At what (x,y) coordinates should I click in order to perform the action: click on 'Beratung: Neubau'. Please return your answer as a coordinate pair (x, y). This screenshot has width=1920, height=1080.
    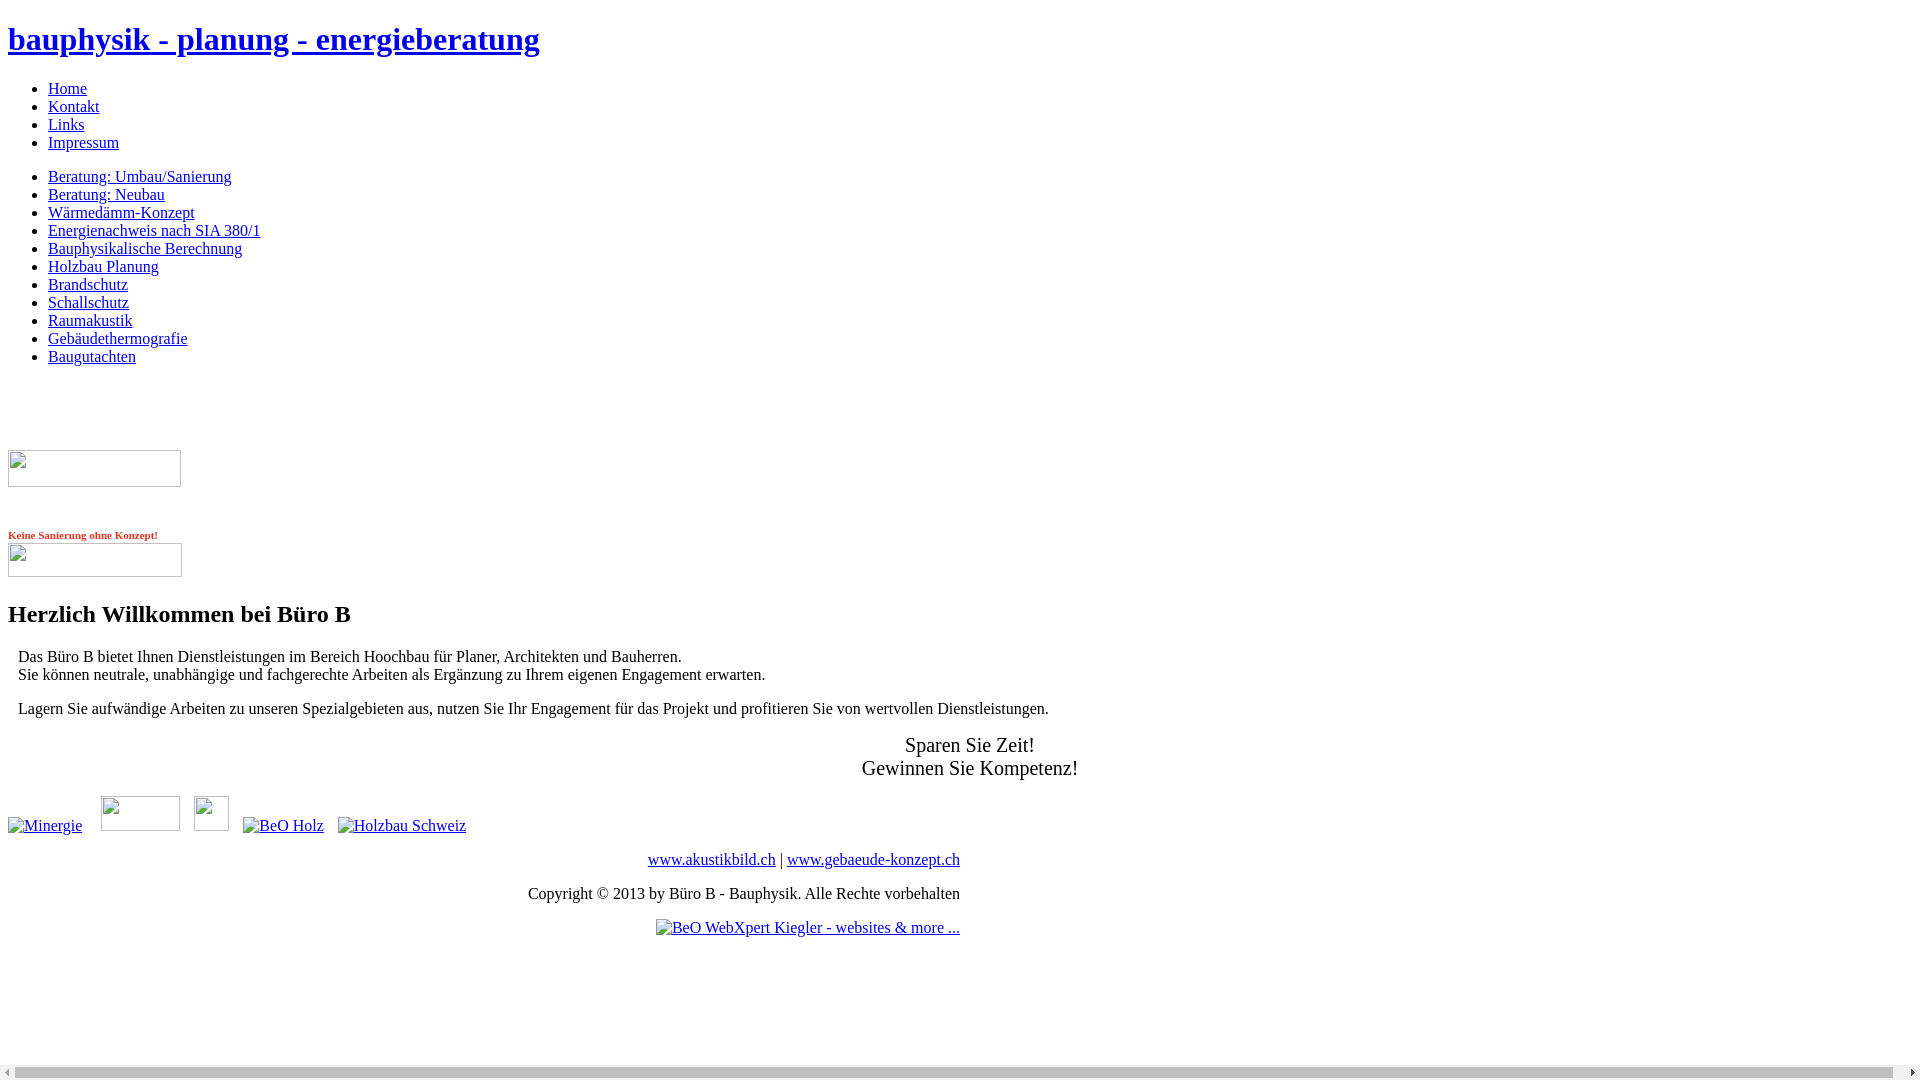
    Looking at the image, I should click on (105, 194).